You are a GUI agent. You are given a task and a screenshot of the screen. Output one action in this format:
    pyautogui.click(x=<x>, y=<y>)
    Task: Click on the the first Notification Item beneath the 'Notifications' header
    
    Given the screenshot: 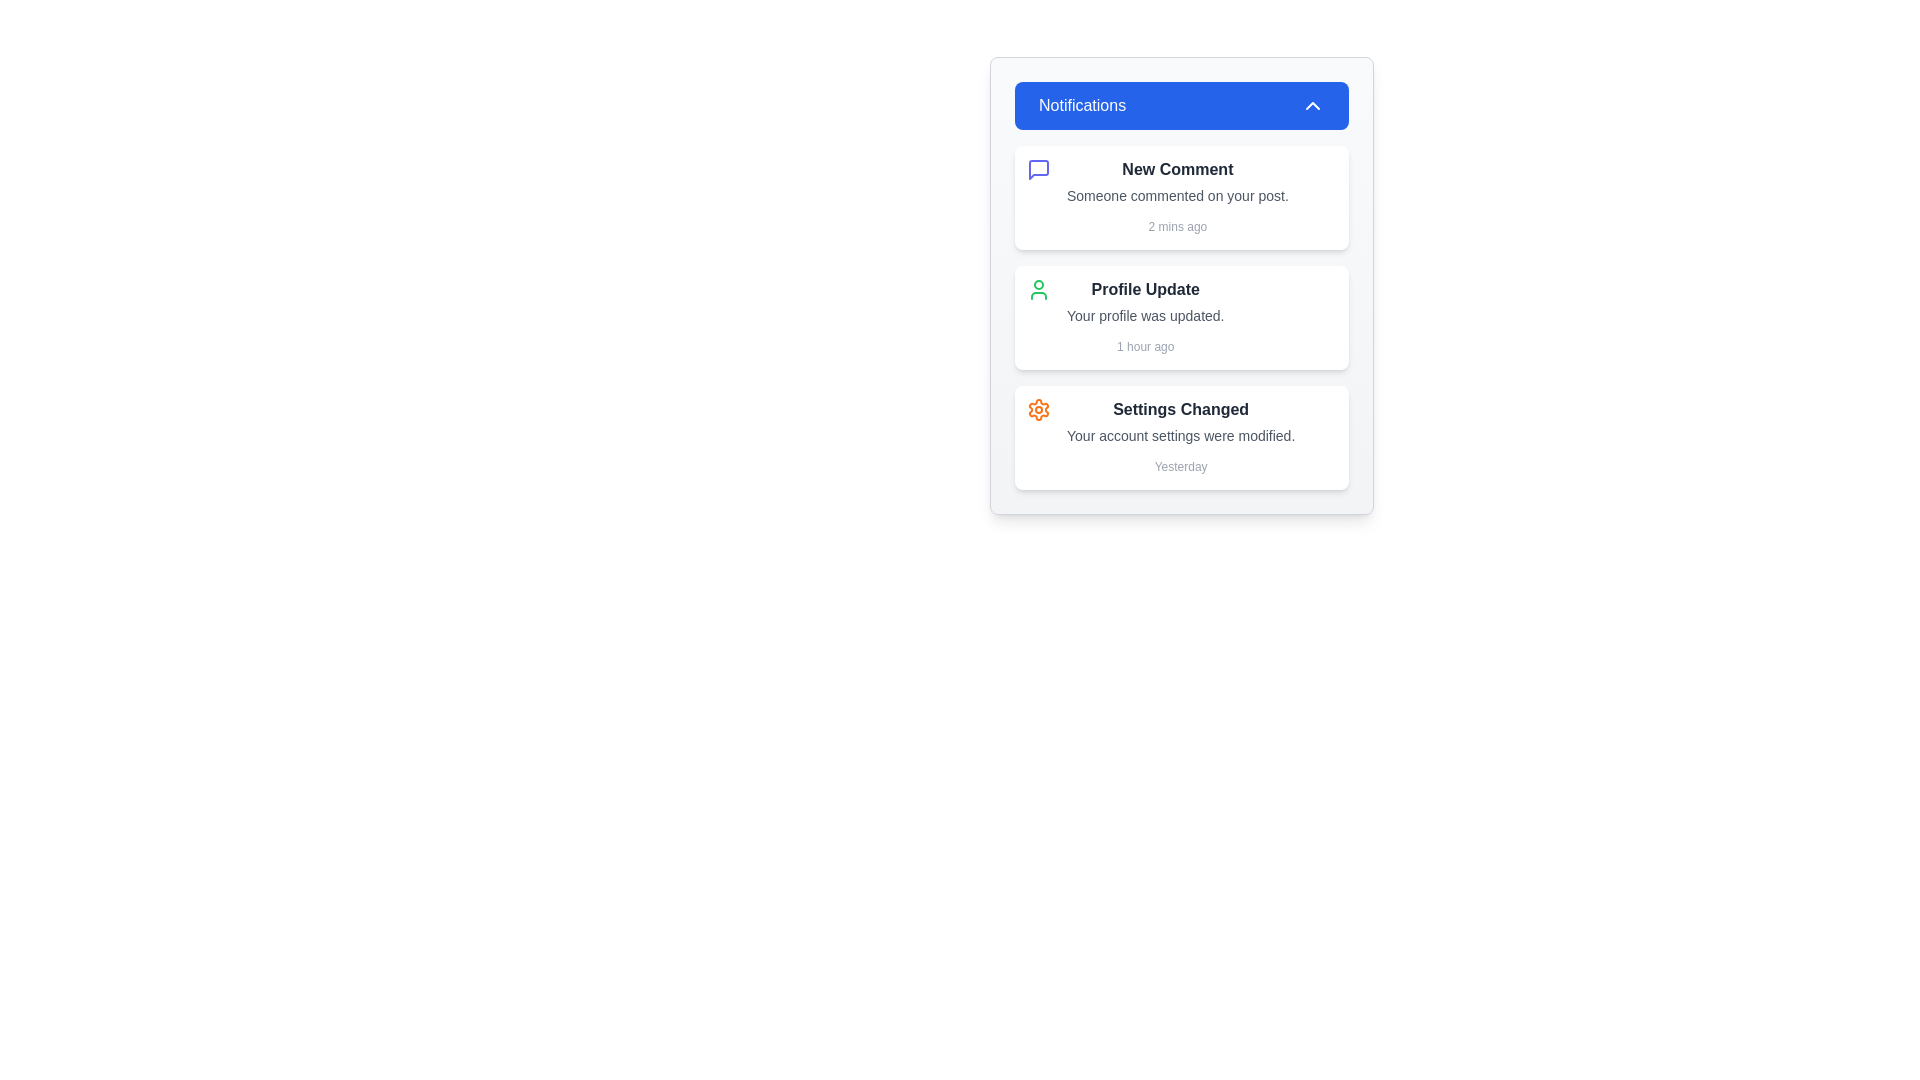 What is the action you would take?
    pyautogui.click(x=1177, y=197)
    